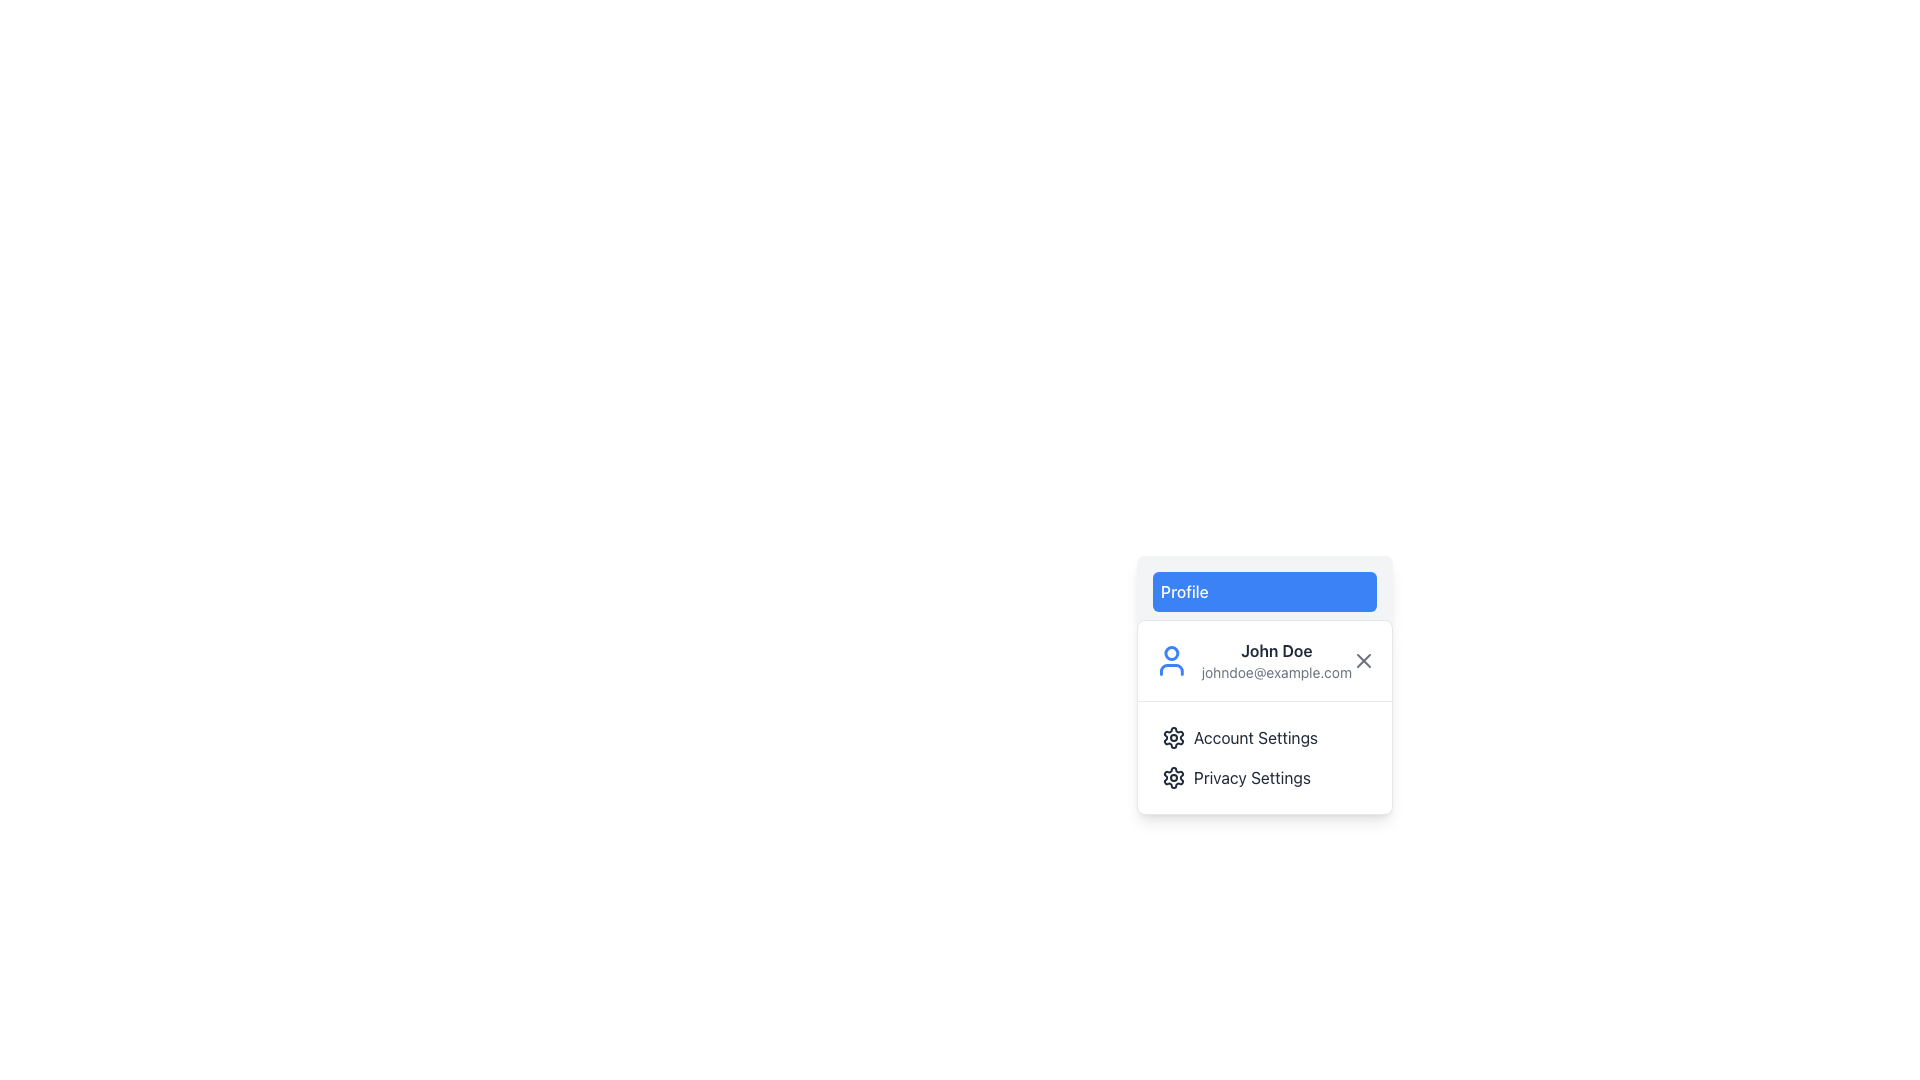 The height and width of the screenshot is (1080, 1920). I want to click on the 'Profile' label, which is a text element styled with medium weight font on a blue background, located at the top section of a dropdown menu card, so click(1184, 590).